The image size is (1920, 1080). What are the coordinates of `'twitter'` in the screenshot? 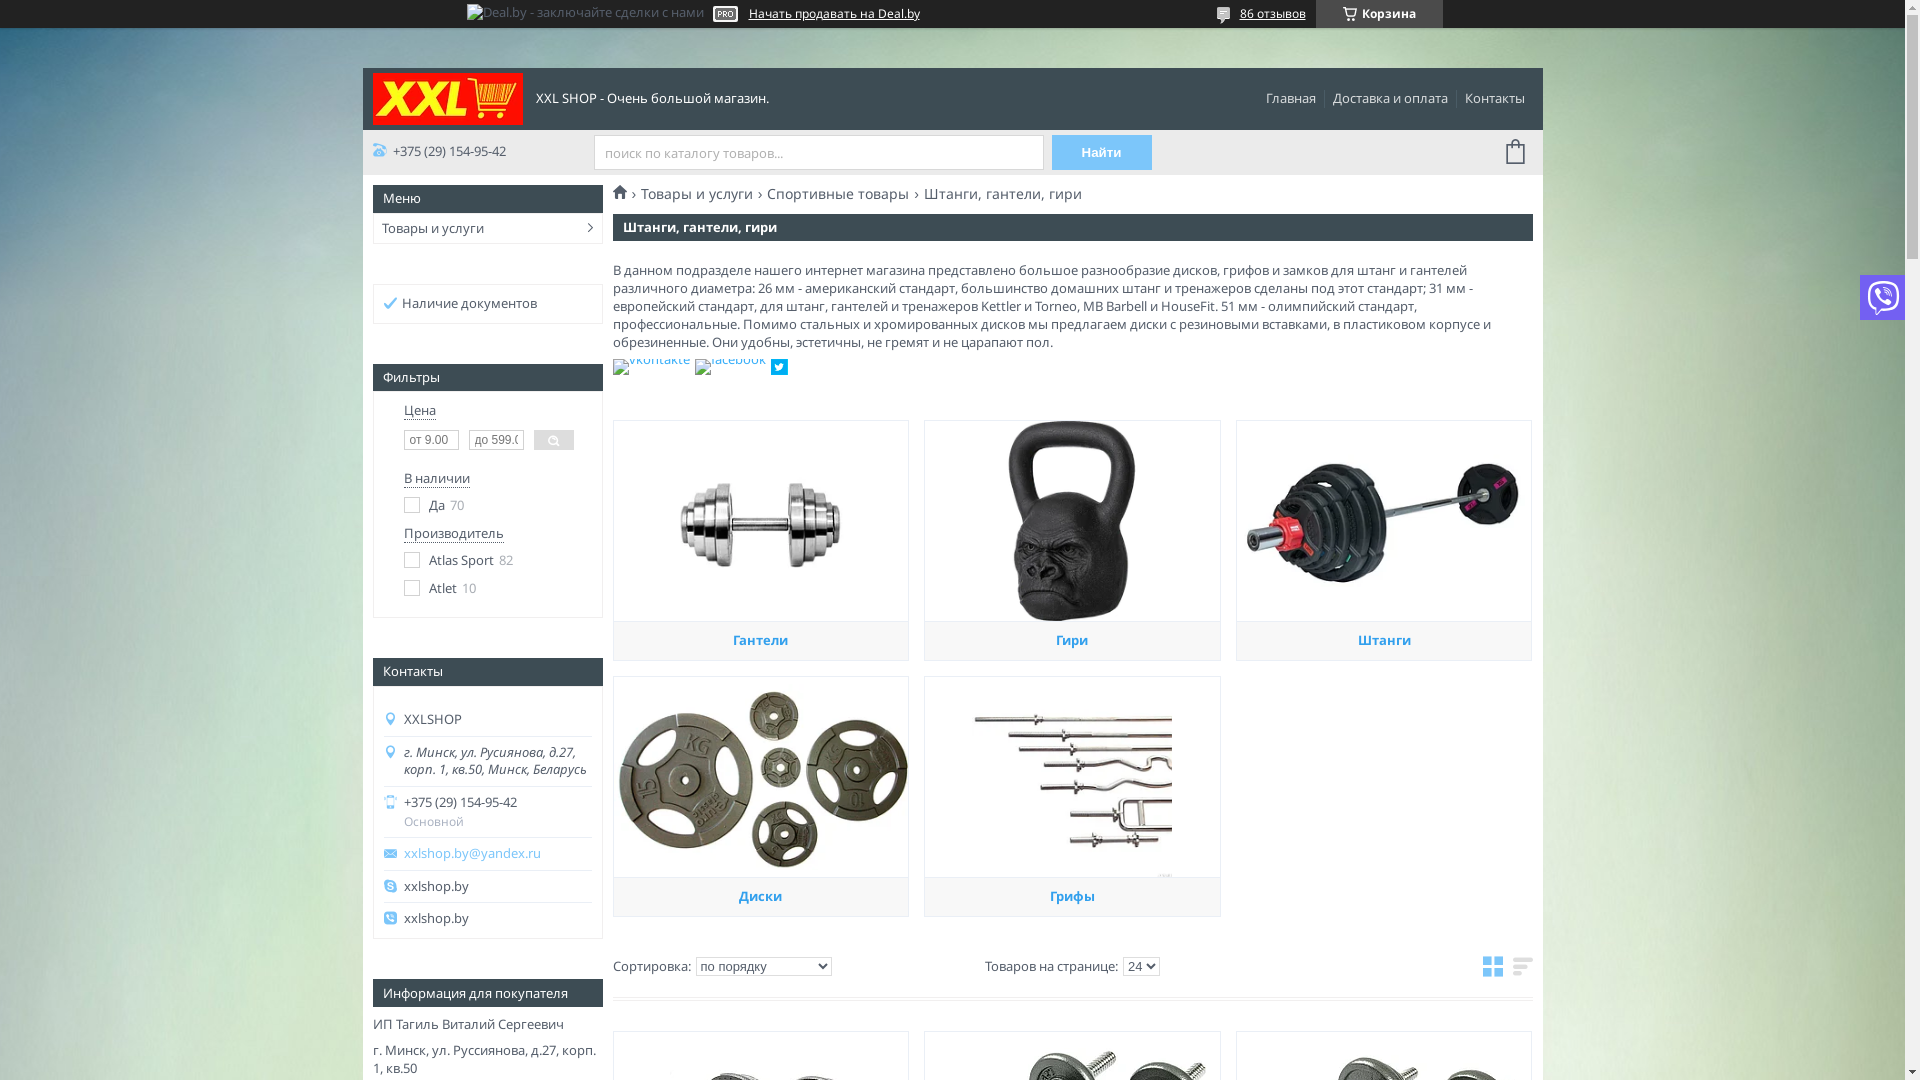 It's located at (777, 370).